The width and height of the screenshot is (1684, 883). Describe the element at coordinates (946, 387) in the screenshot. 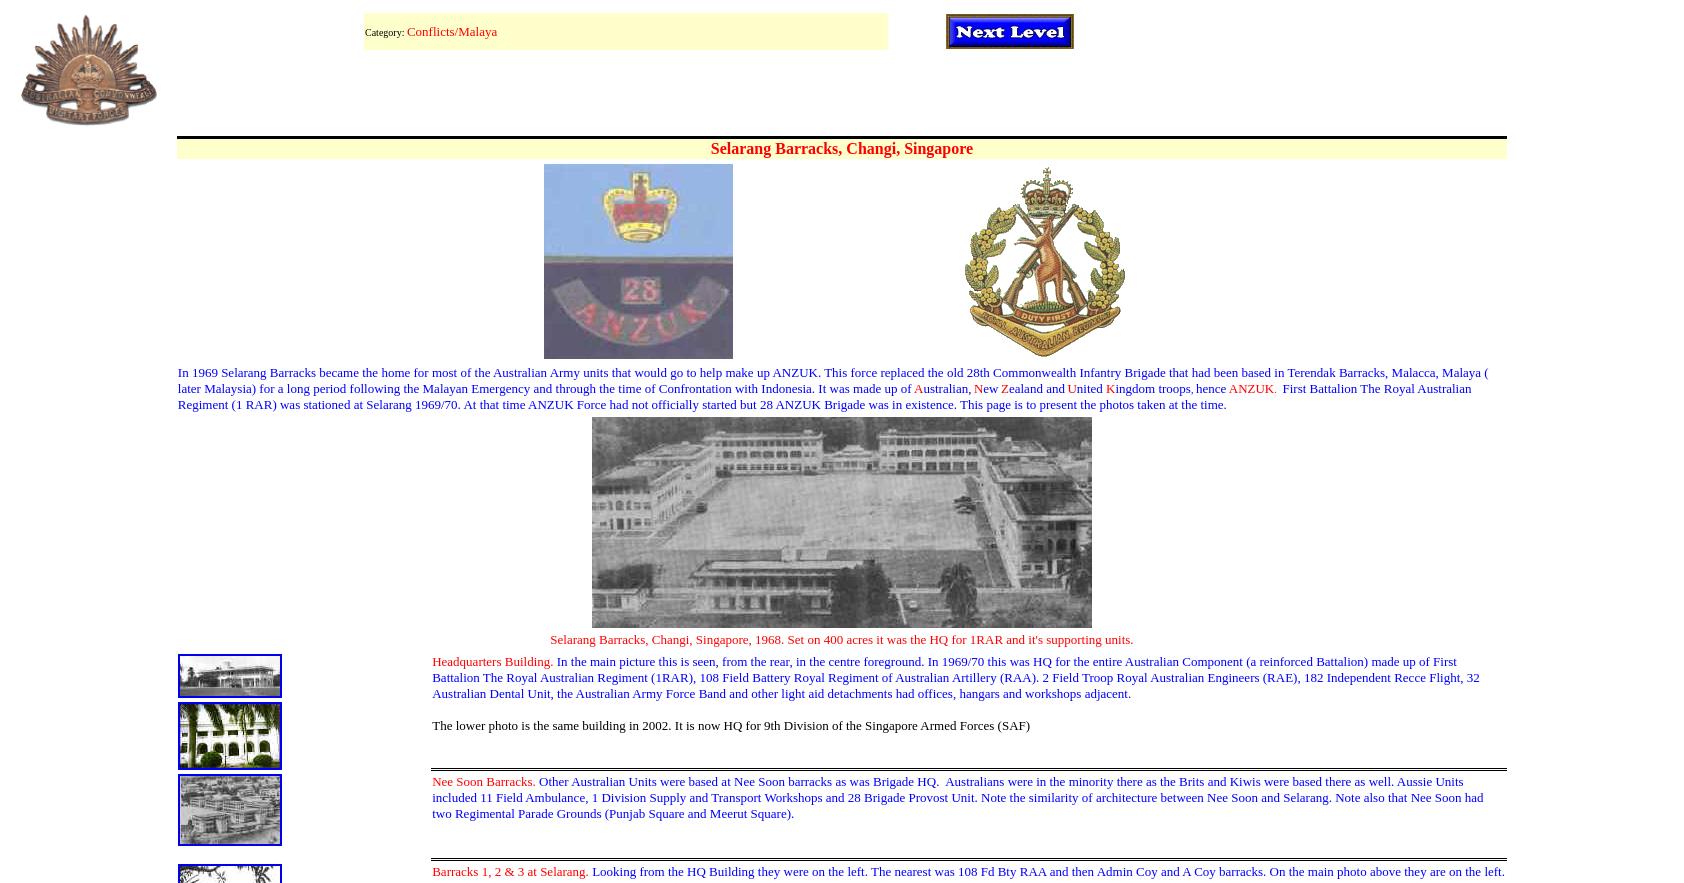

I see `'ustralian,'` at that location.